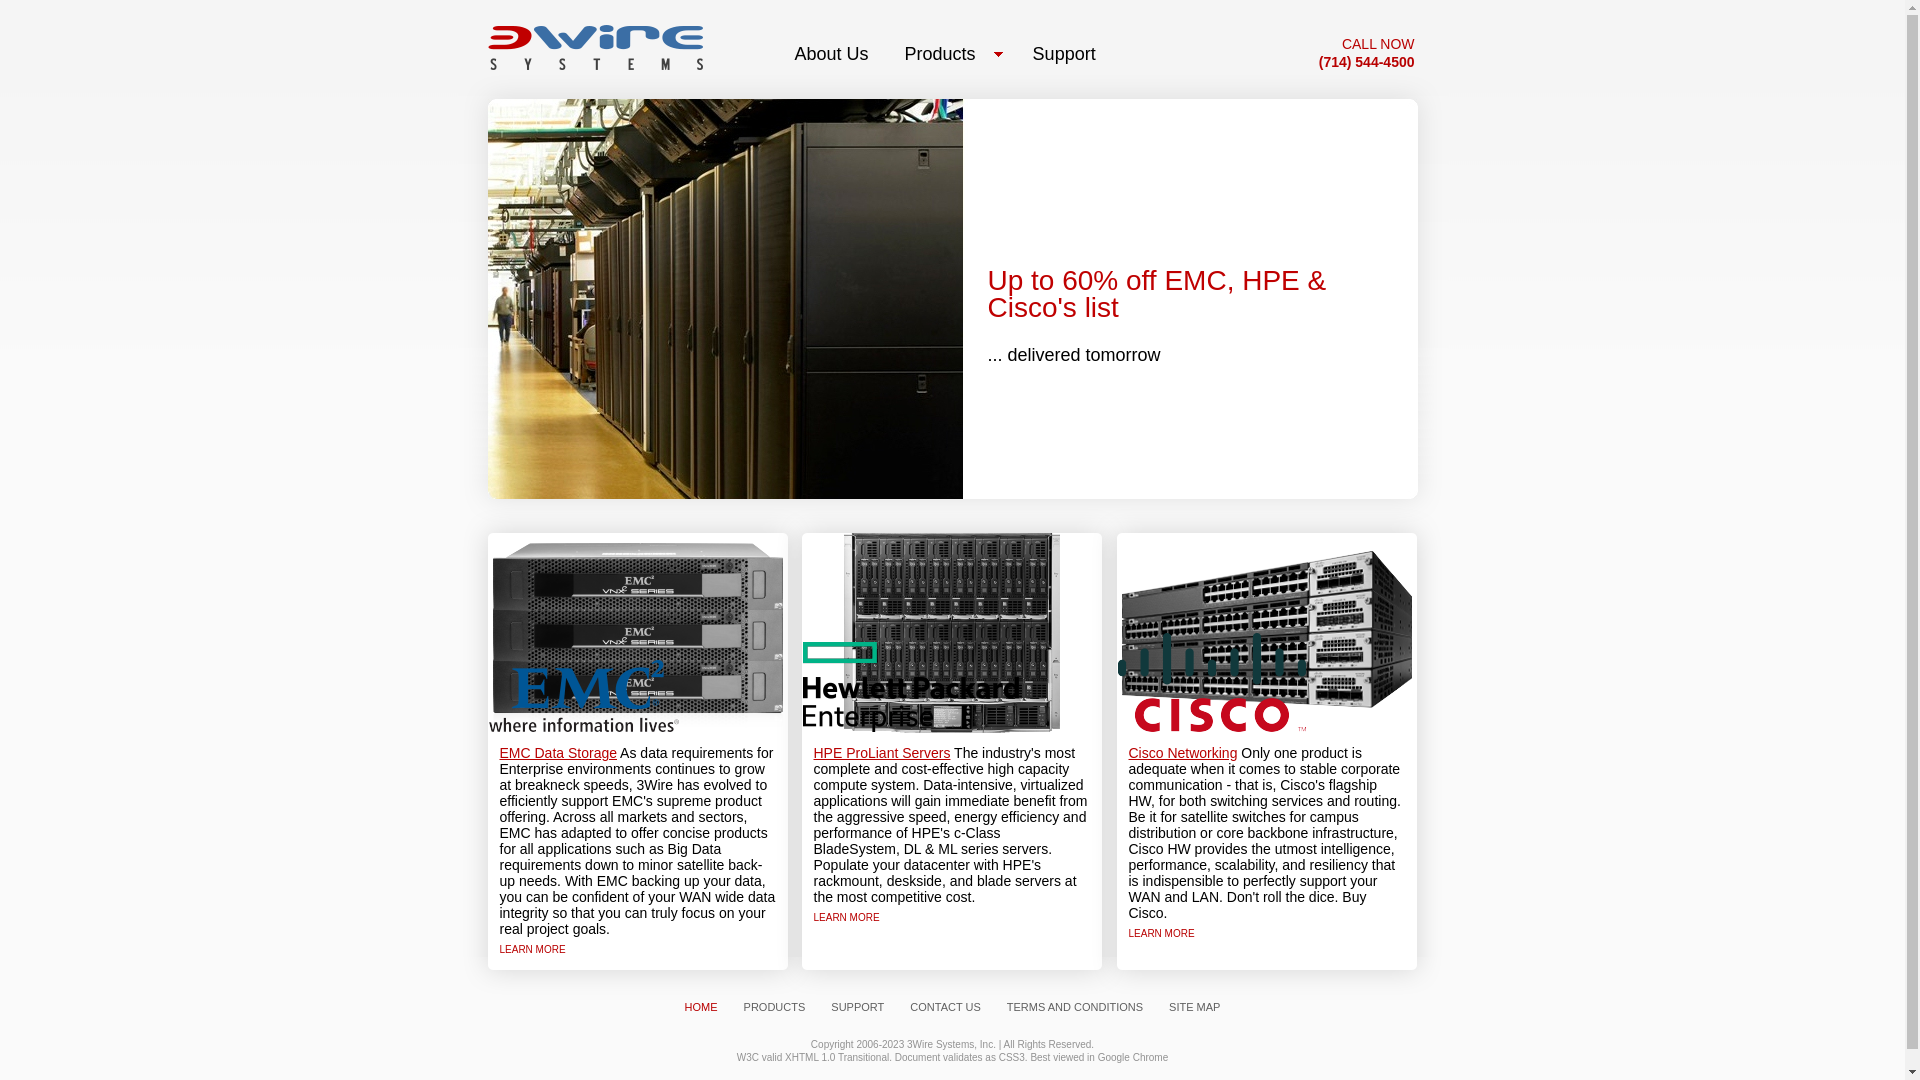 The height and width of the screenshot is (1080, 1920). I want to click on '3Wire Systems', so click(594, 45).